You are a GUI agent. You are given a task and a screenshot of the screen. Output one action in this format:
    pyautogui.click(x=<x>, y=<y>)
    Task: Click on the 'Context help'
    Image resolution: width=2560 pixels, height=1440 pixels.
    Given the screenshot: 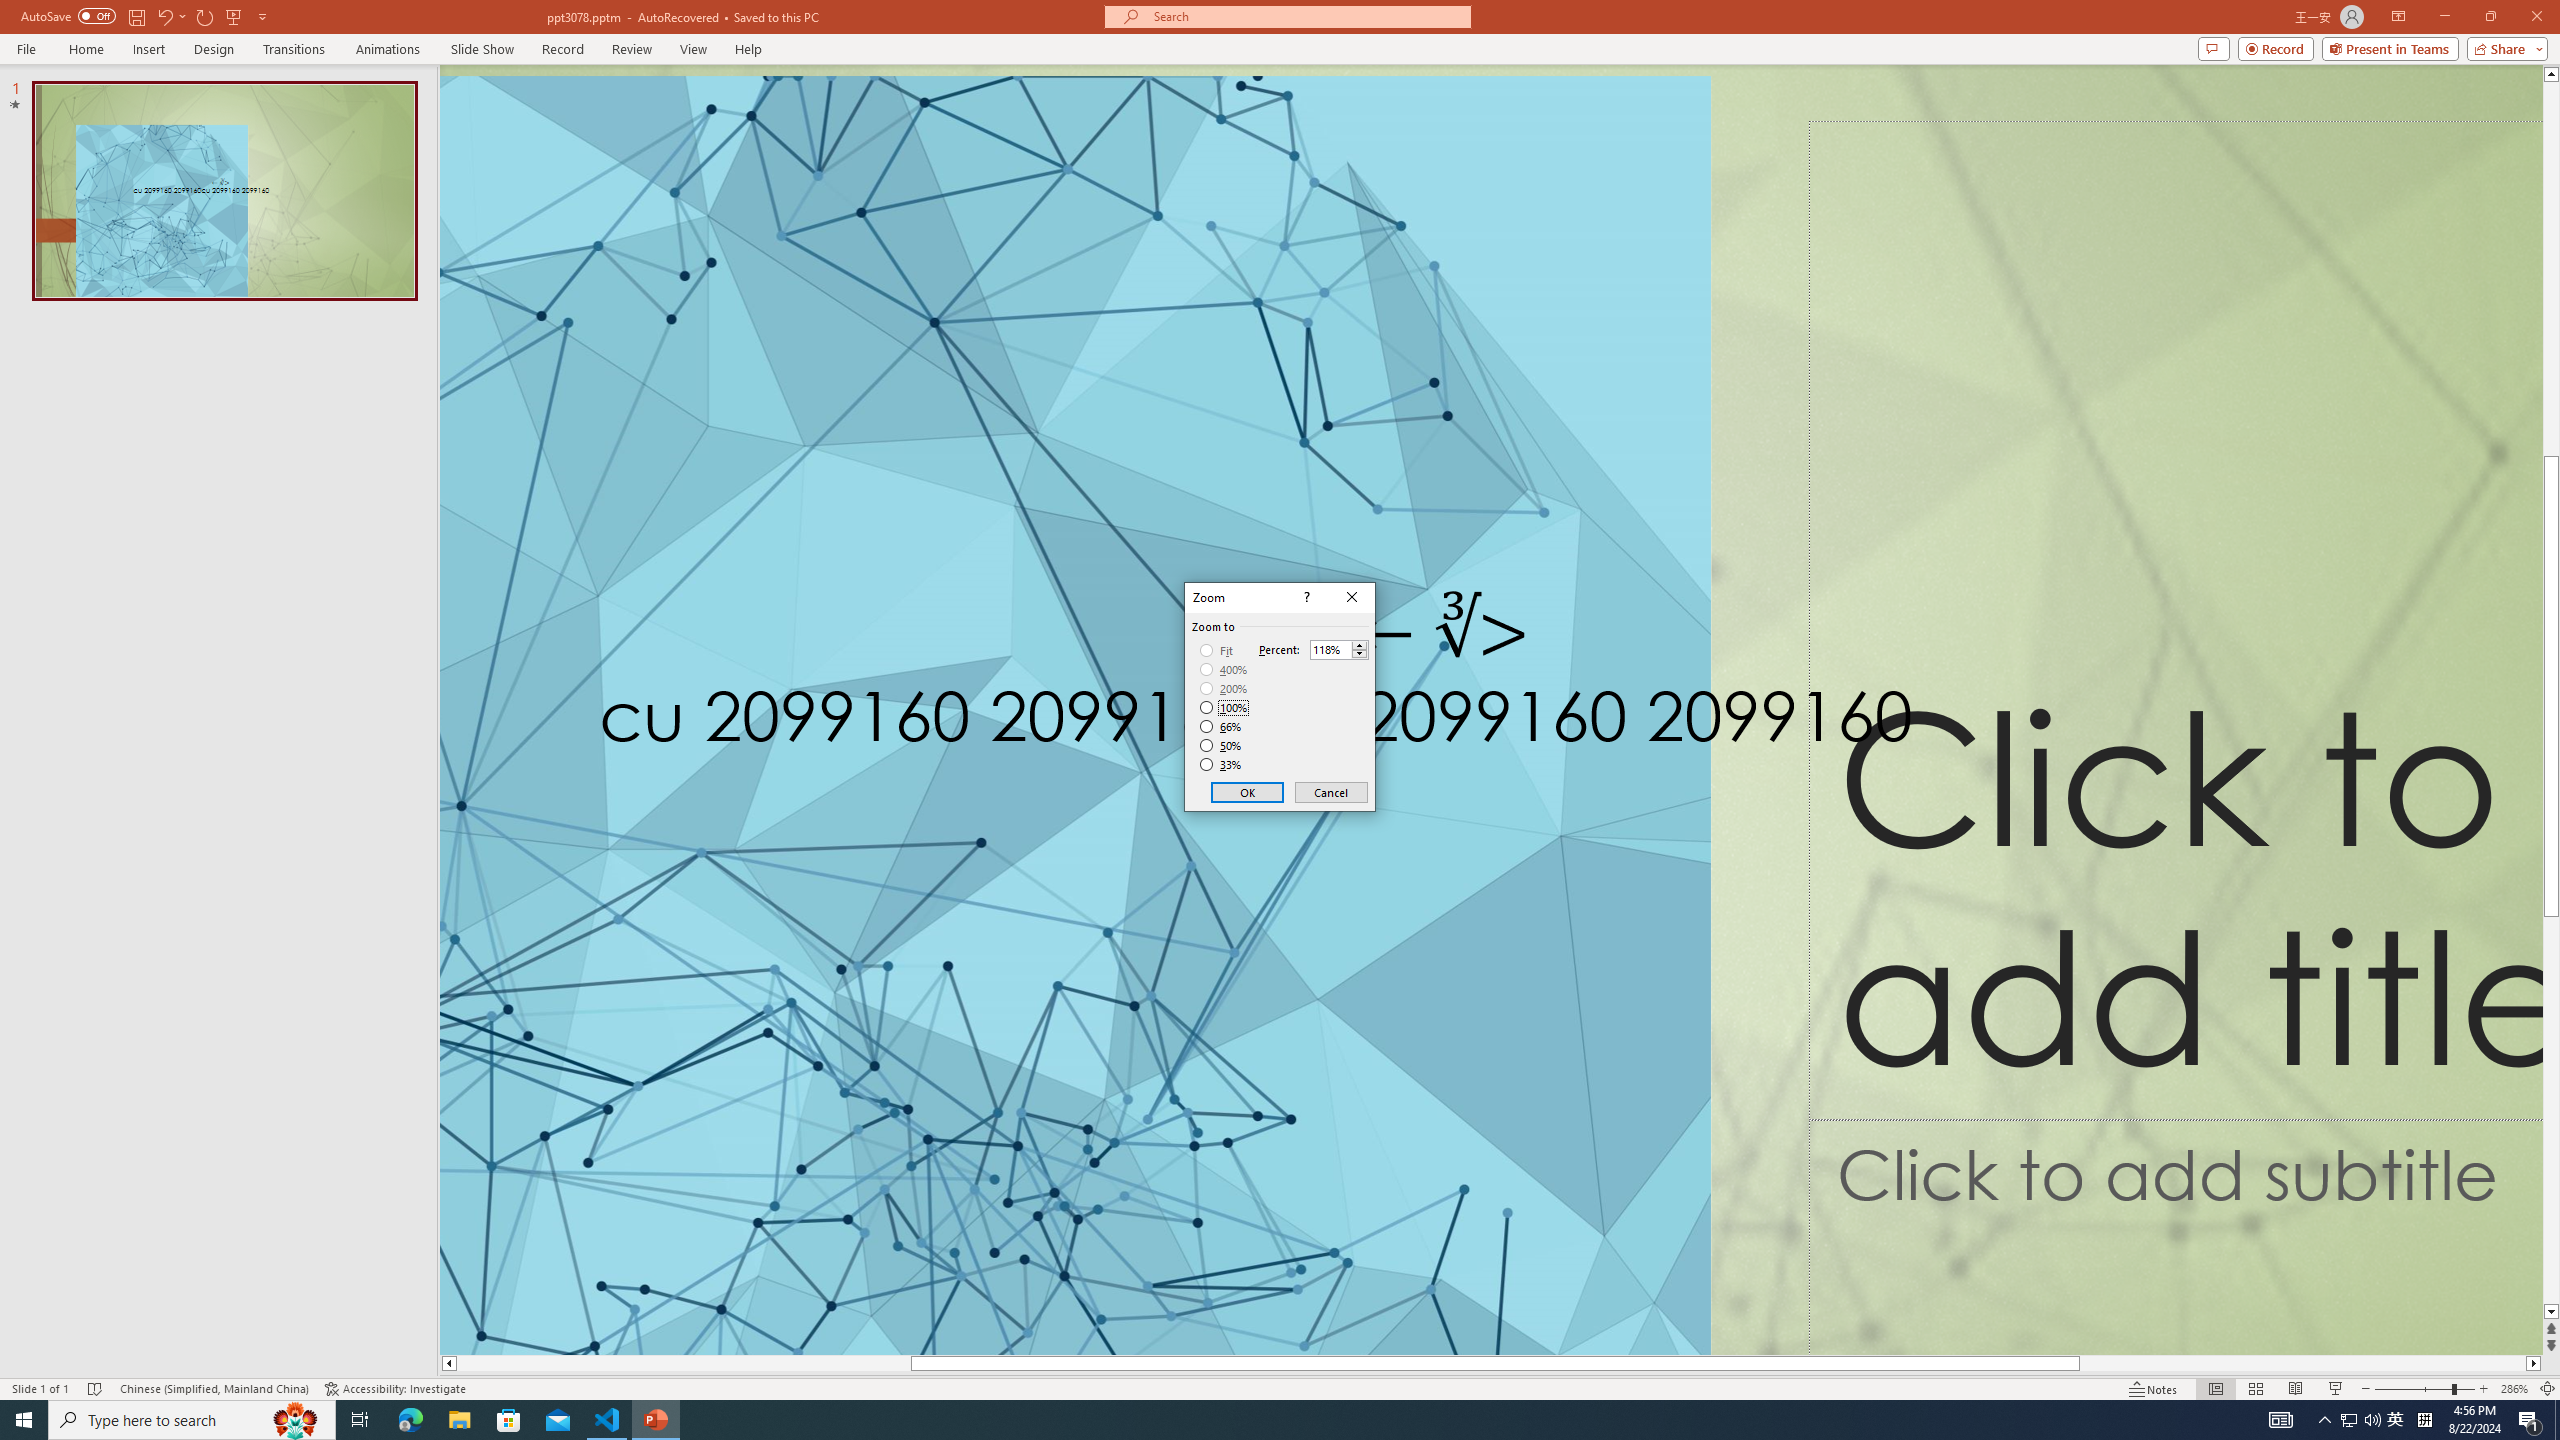 What is the action you would take?
    pyautogui.click(x=1304, y=597)
    